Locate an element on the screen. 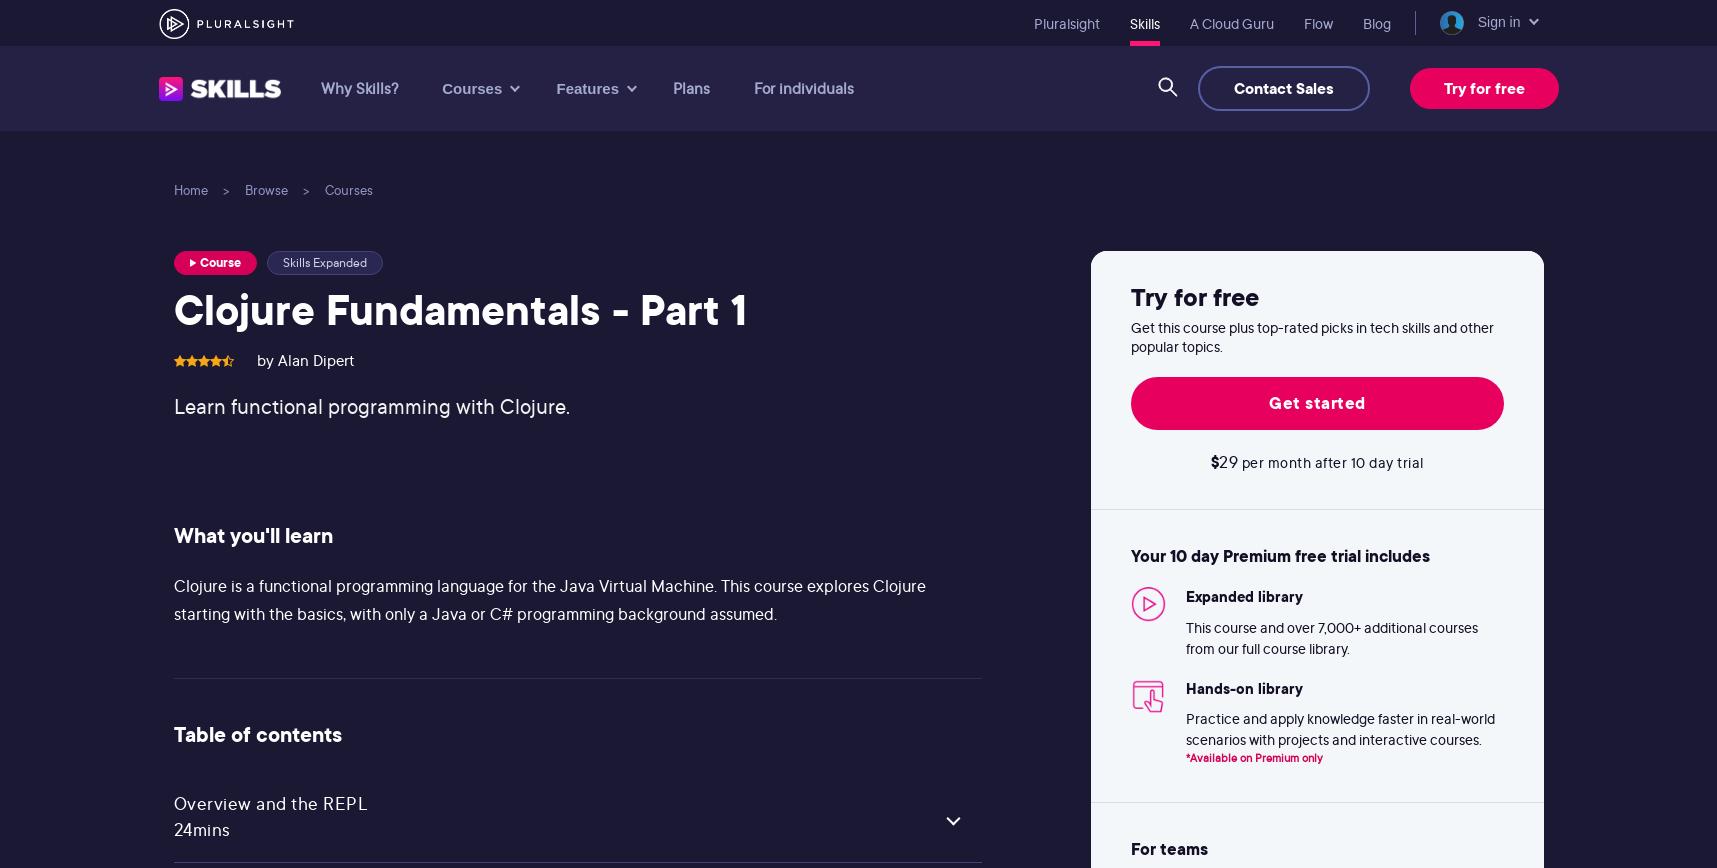 The height and width of the screenshot is (868, 1717). 'Table of contents' is located at coordinates (256, 734).